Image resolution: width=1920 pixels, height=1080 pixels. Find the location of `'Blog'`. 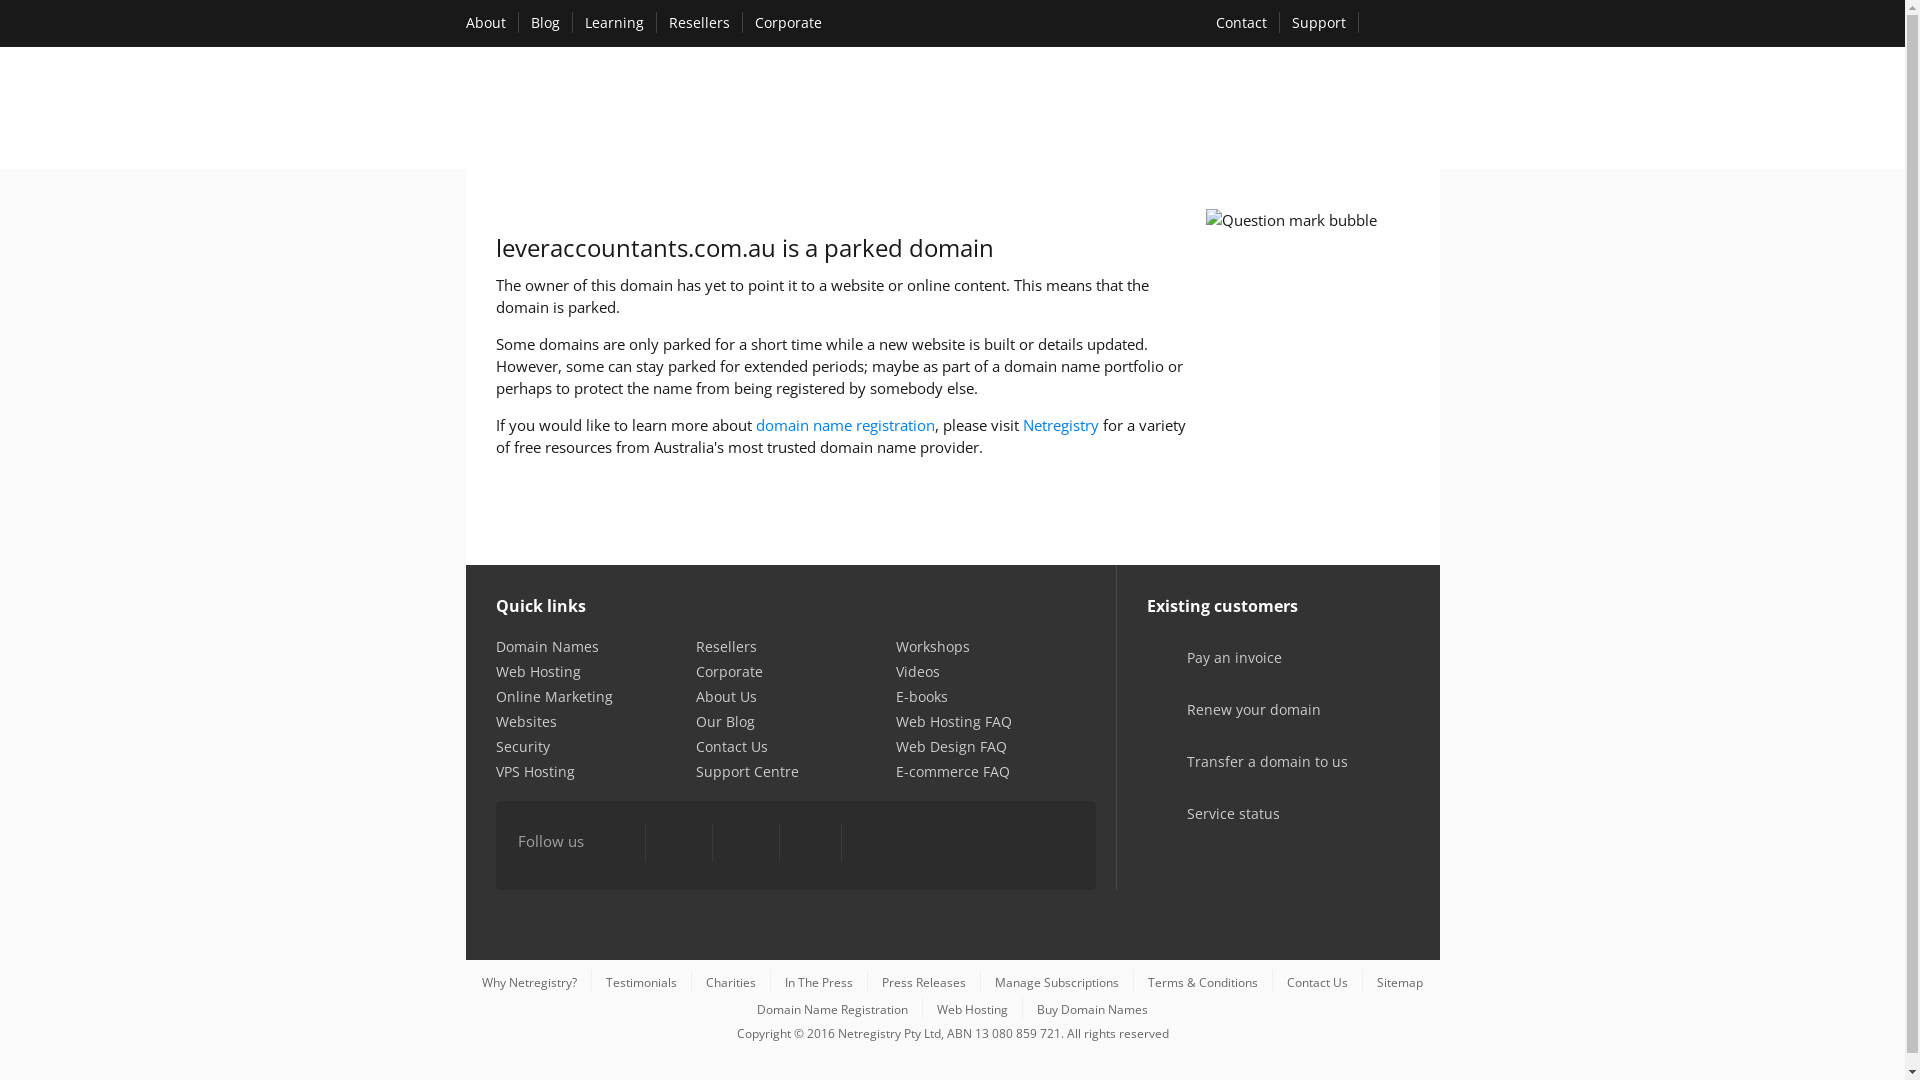

'Blog' is located at coordinates (544, 22).